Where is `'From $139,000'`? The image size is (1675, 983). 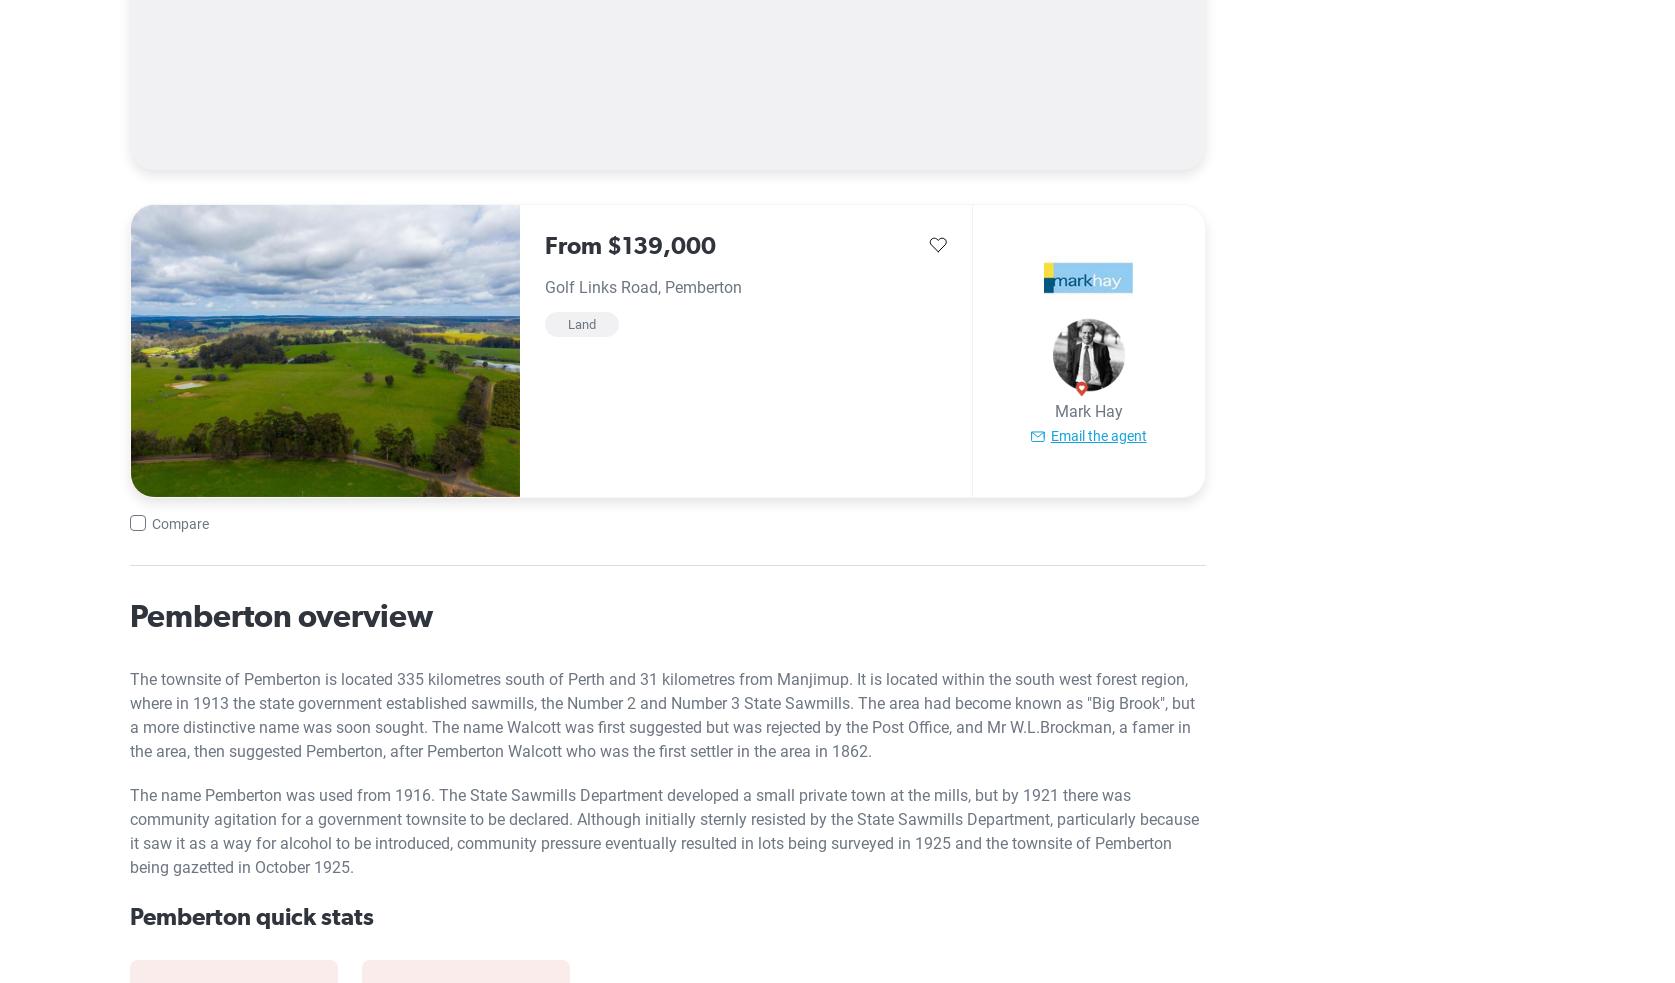
'From $139,000' is located at coordinates (629, 243).